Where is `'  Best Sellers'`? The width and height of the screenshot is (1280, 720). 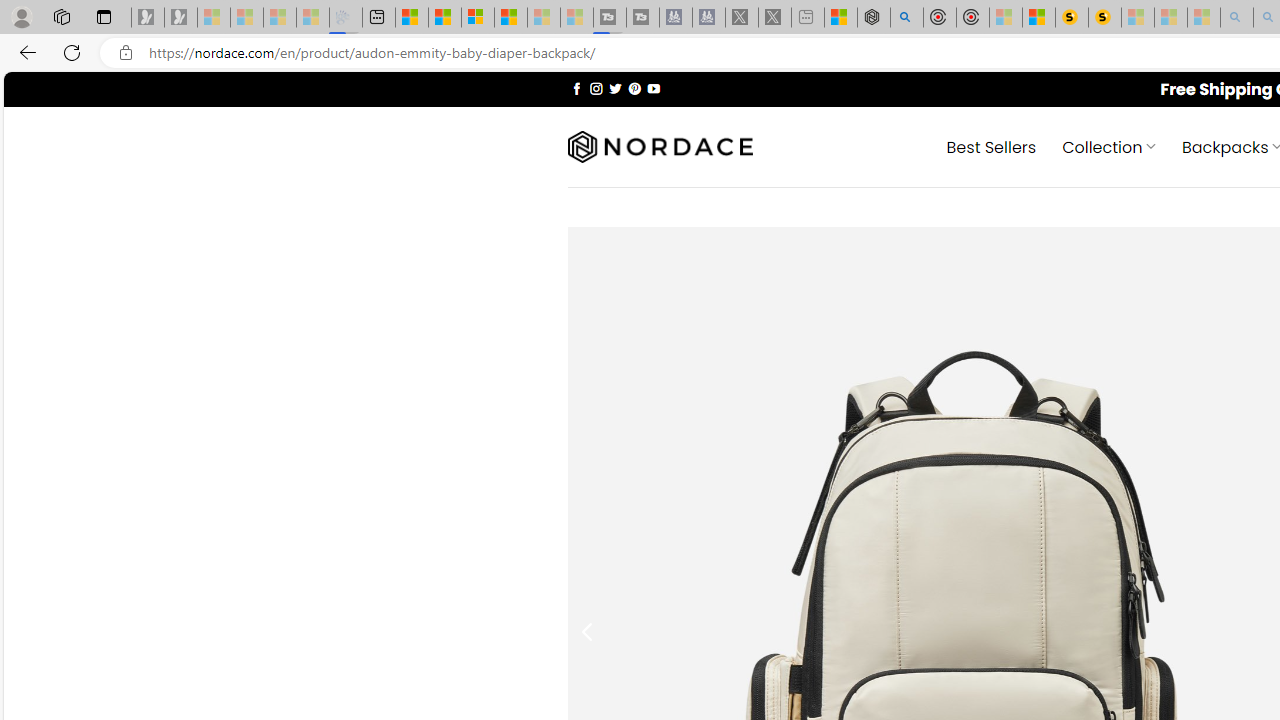
'  Best Sellers' is located at coordinates (991, 145).